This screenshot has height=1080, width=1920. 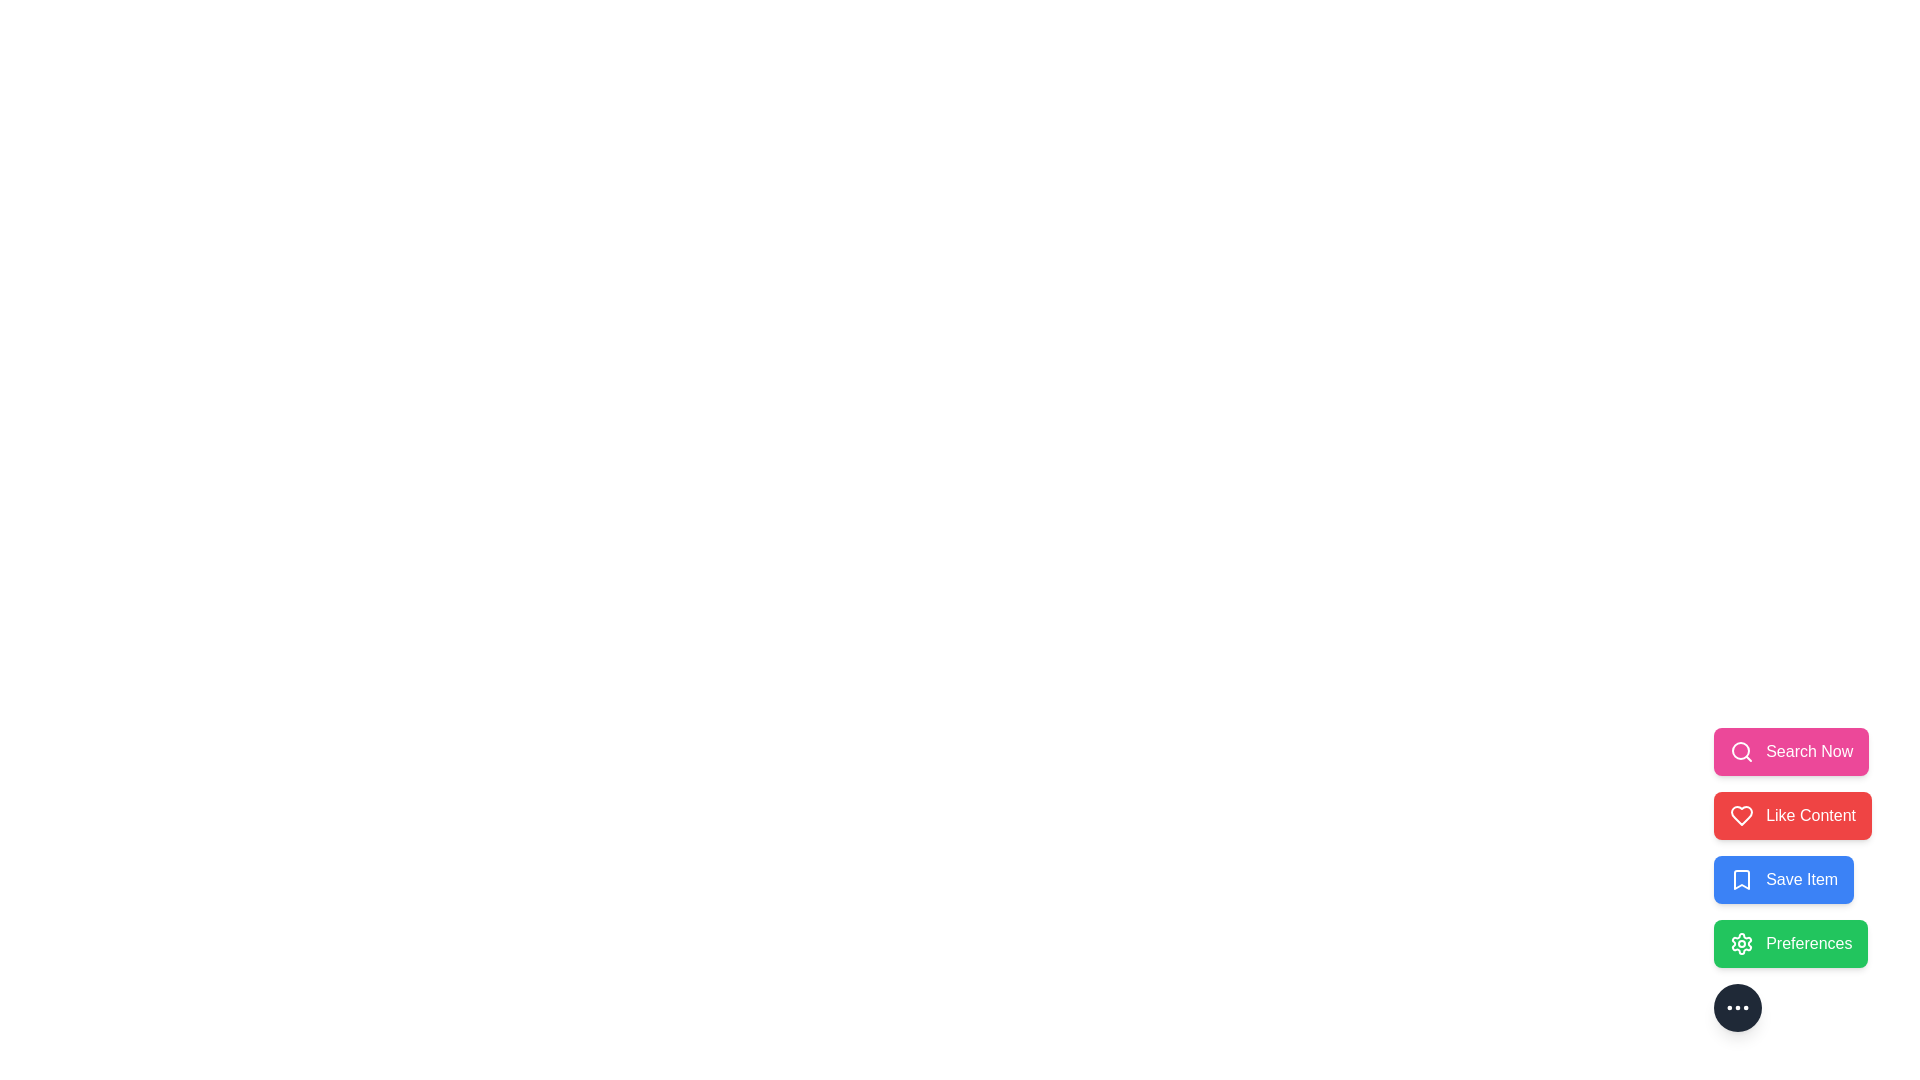 What do you see at coordinates (1790, 944) in the screenshot?
I see `the action Preferences from the menu` at bounding box center [1790, 944].